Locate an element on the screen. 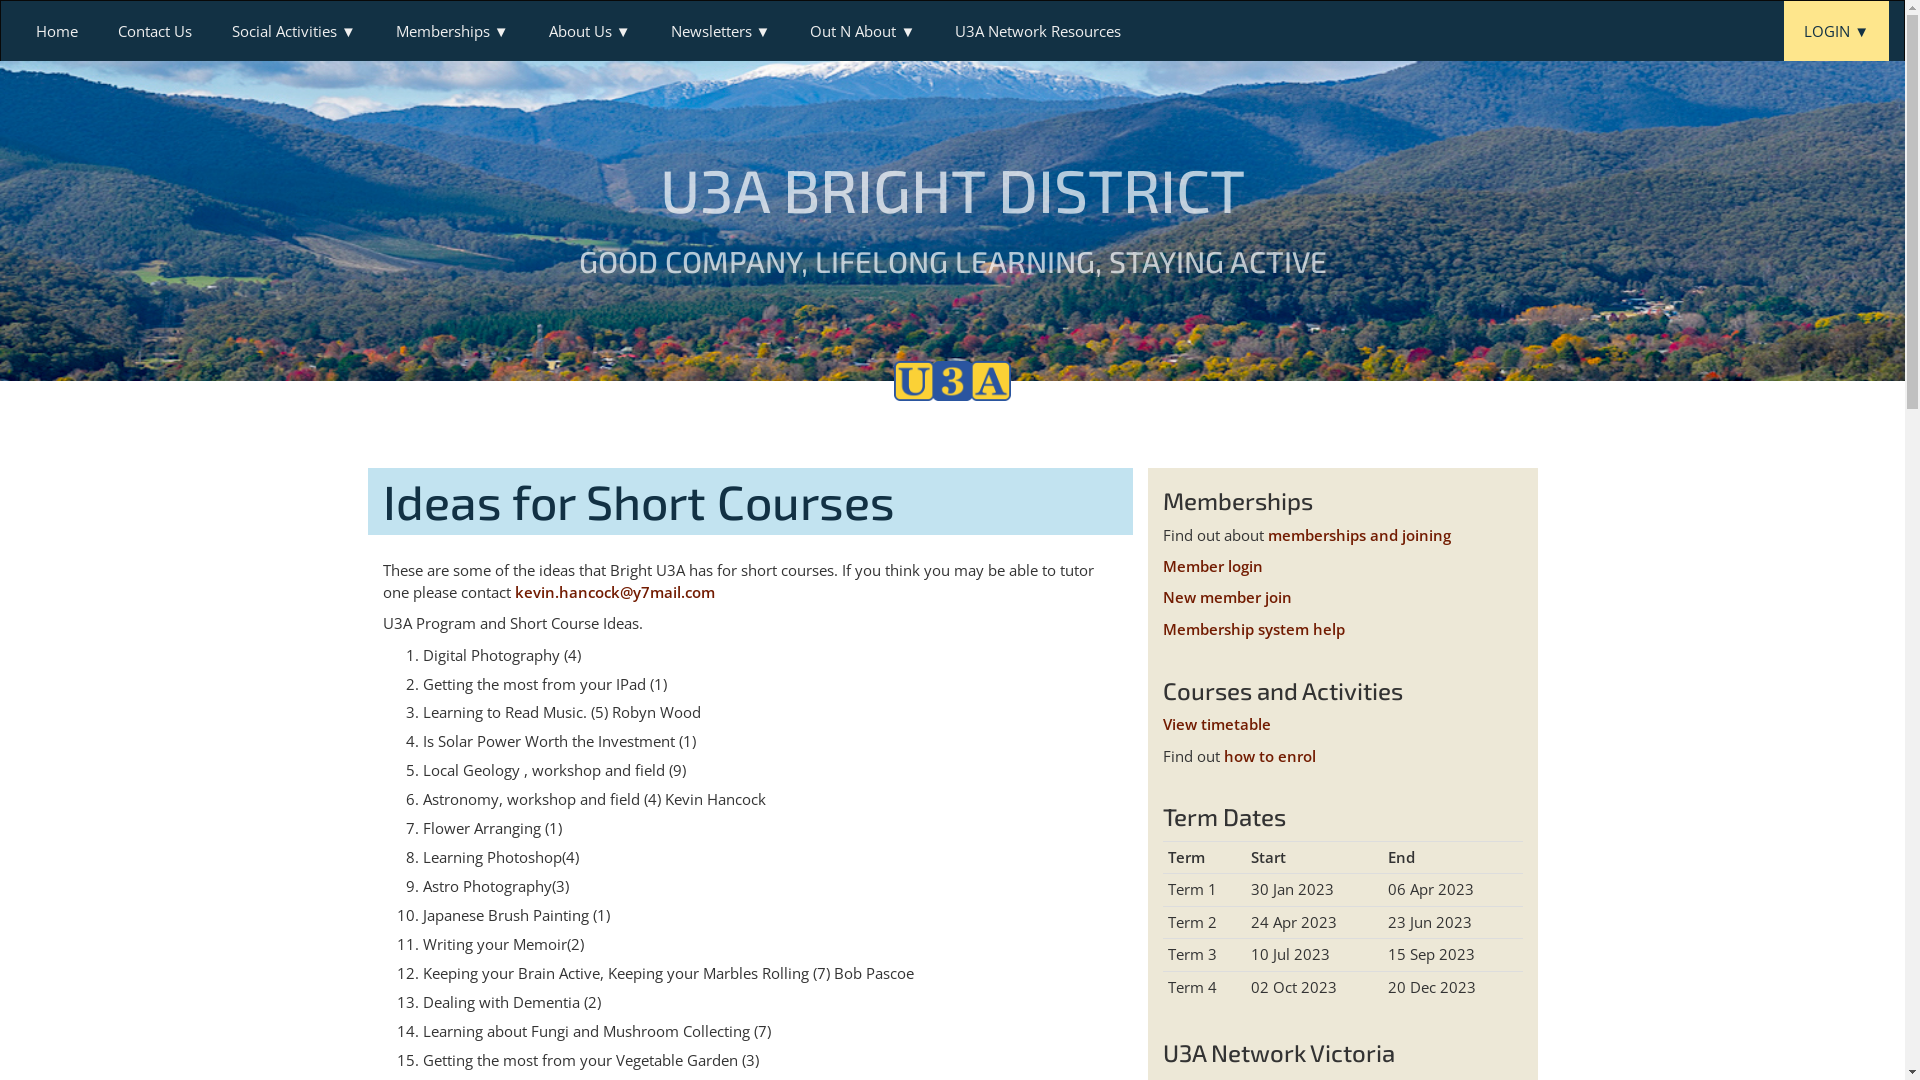  'Memberships' is located at coordinates (451, 30).